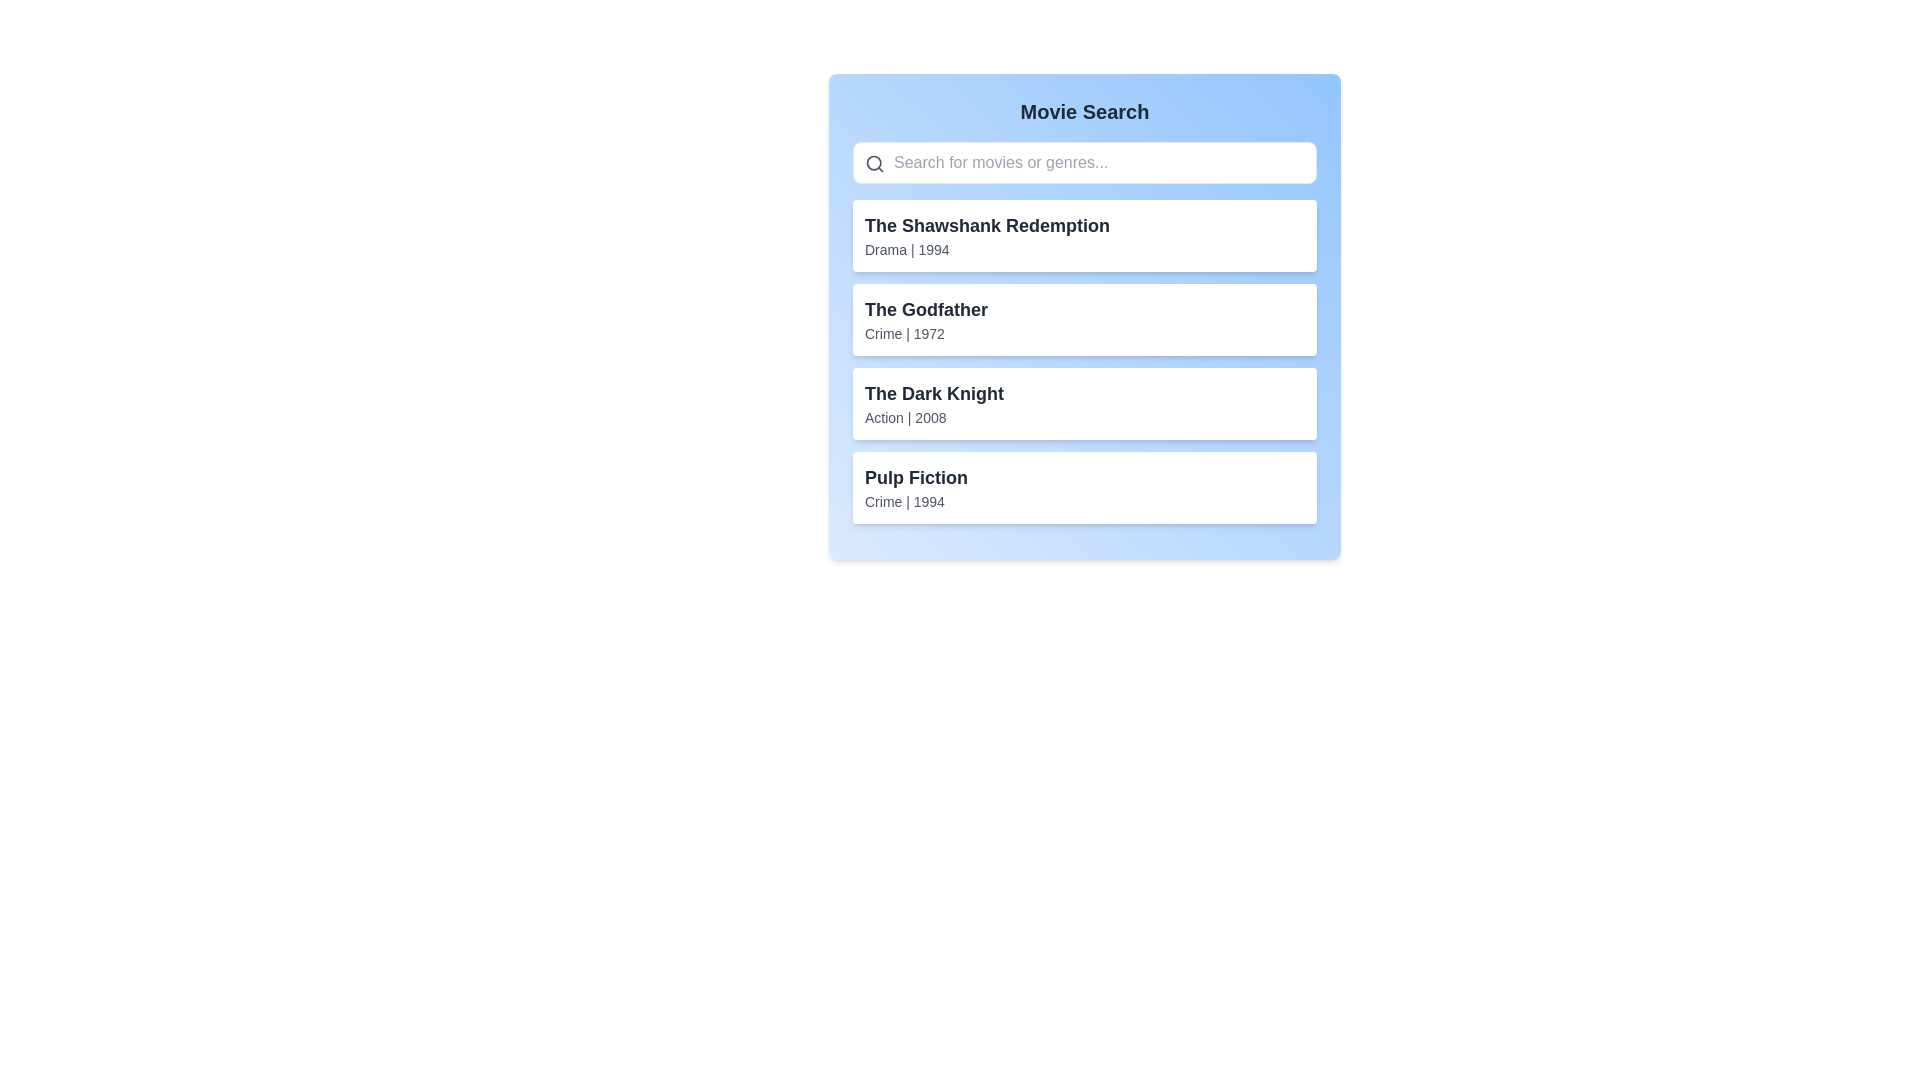 Image resolution: width=1920 pixels, height=1080 pixels. What do you see at coordinates (933, 416) in the screenshot?
I see `the metadata text label displaying the genre 'Action' and release year '2008', which is positioned below the 'The Dark Knight' text in the movie entry list` at bounding box center [933, 416].